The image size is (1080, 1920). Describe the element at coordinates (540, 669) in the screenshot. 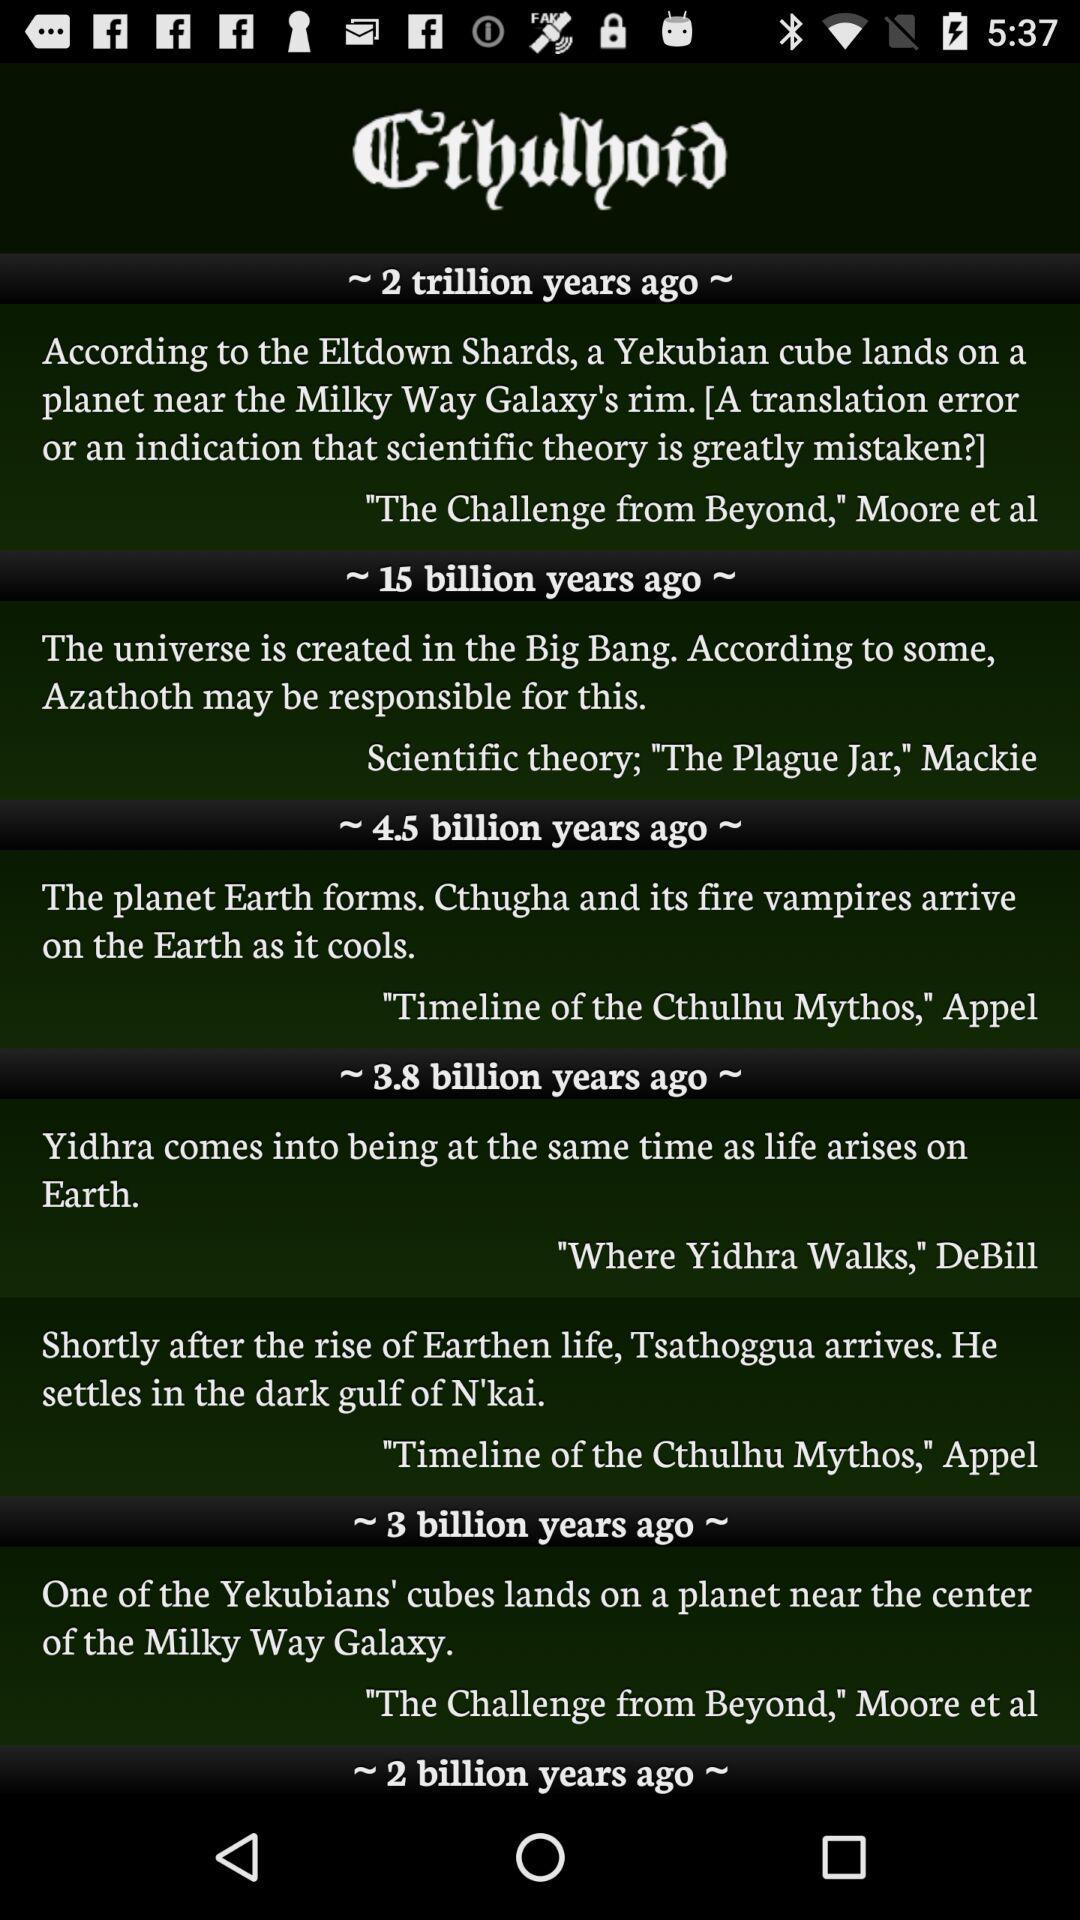

I see `item below the 15 billion years icon` at that location.